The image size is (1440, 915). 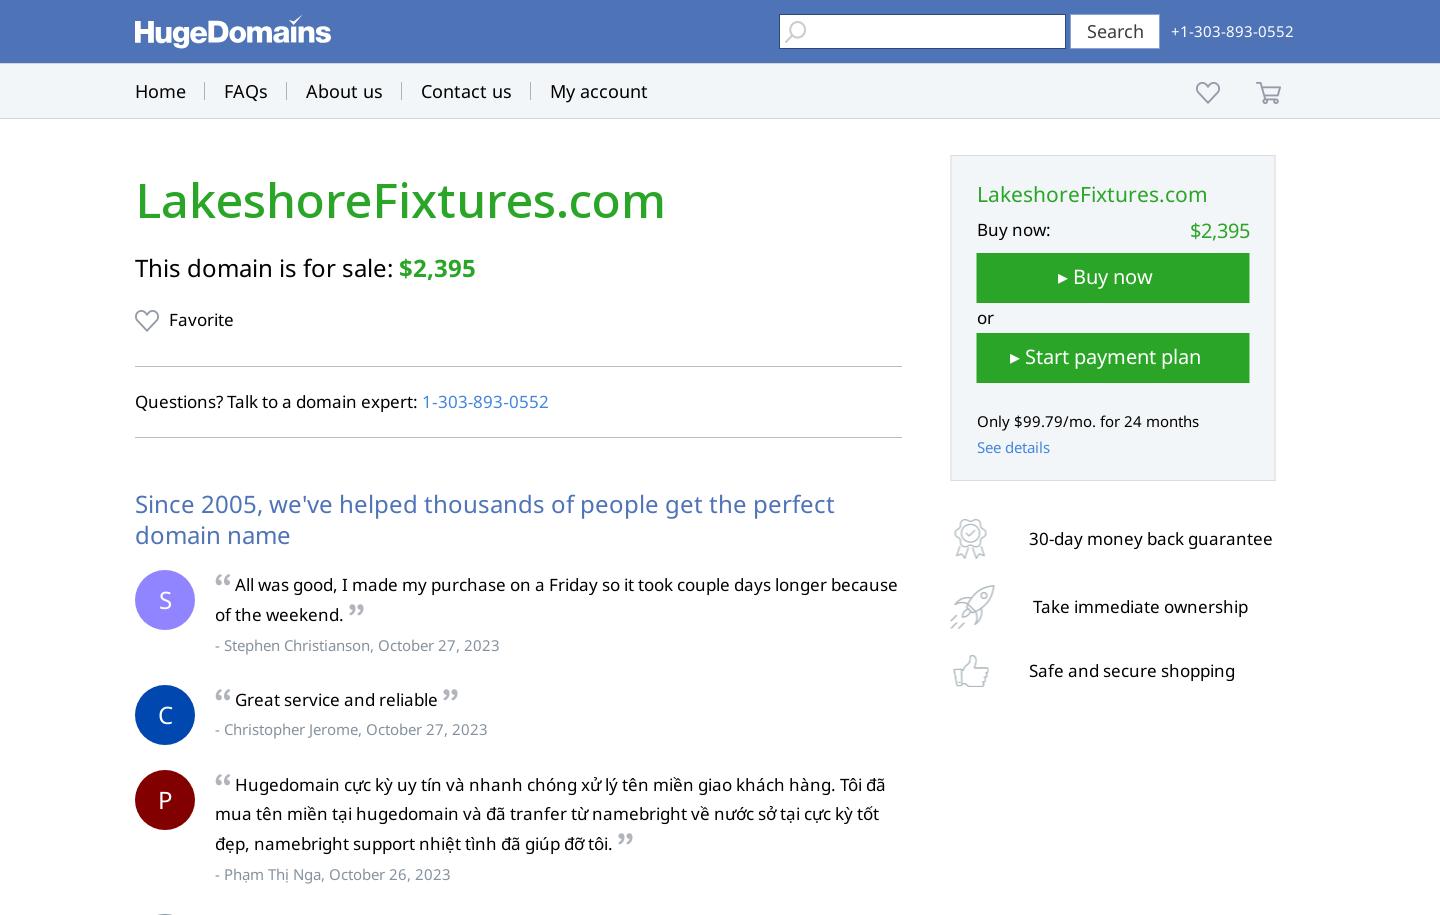 I want to click on 'About us', so click(x=344, y=90).